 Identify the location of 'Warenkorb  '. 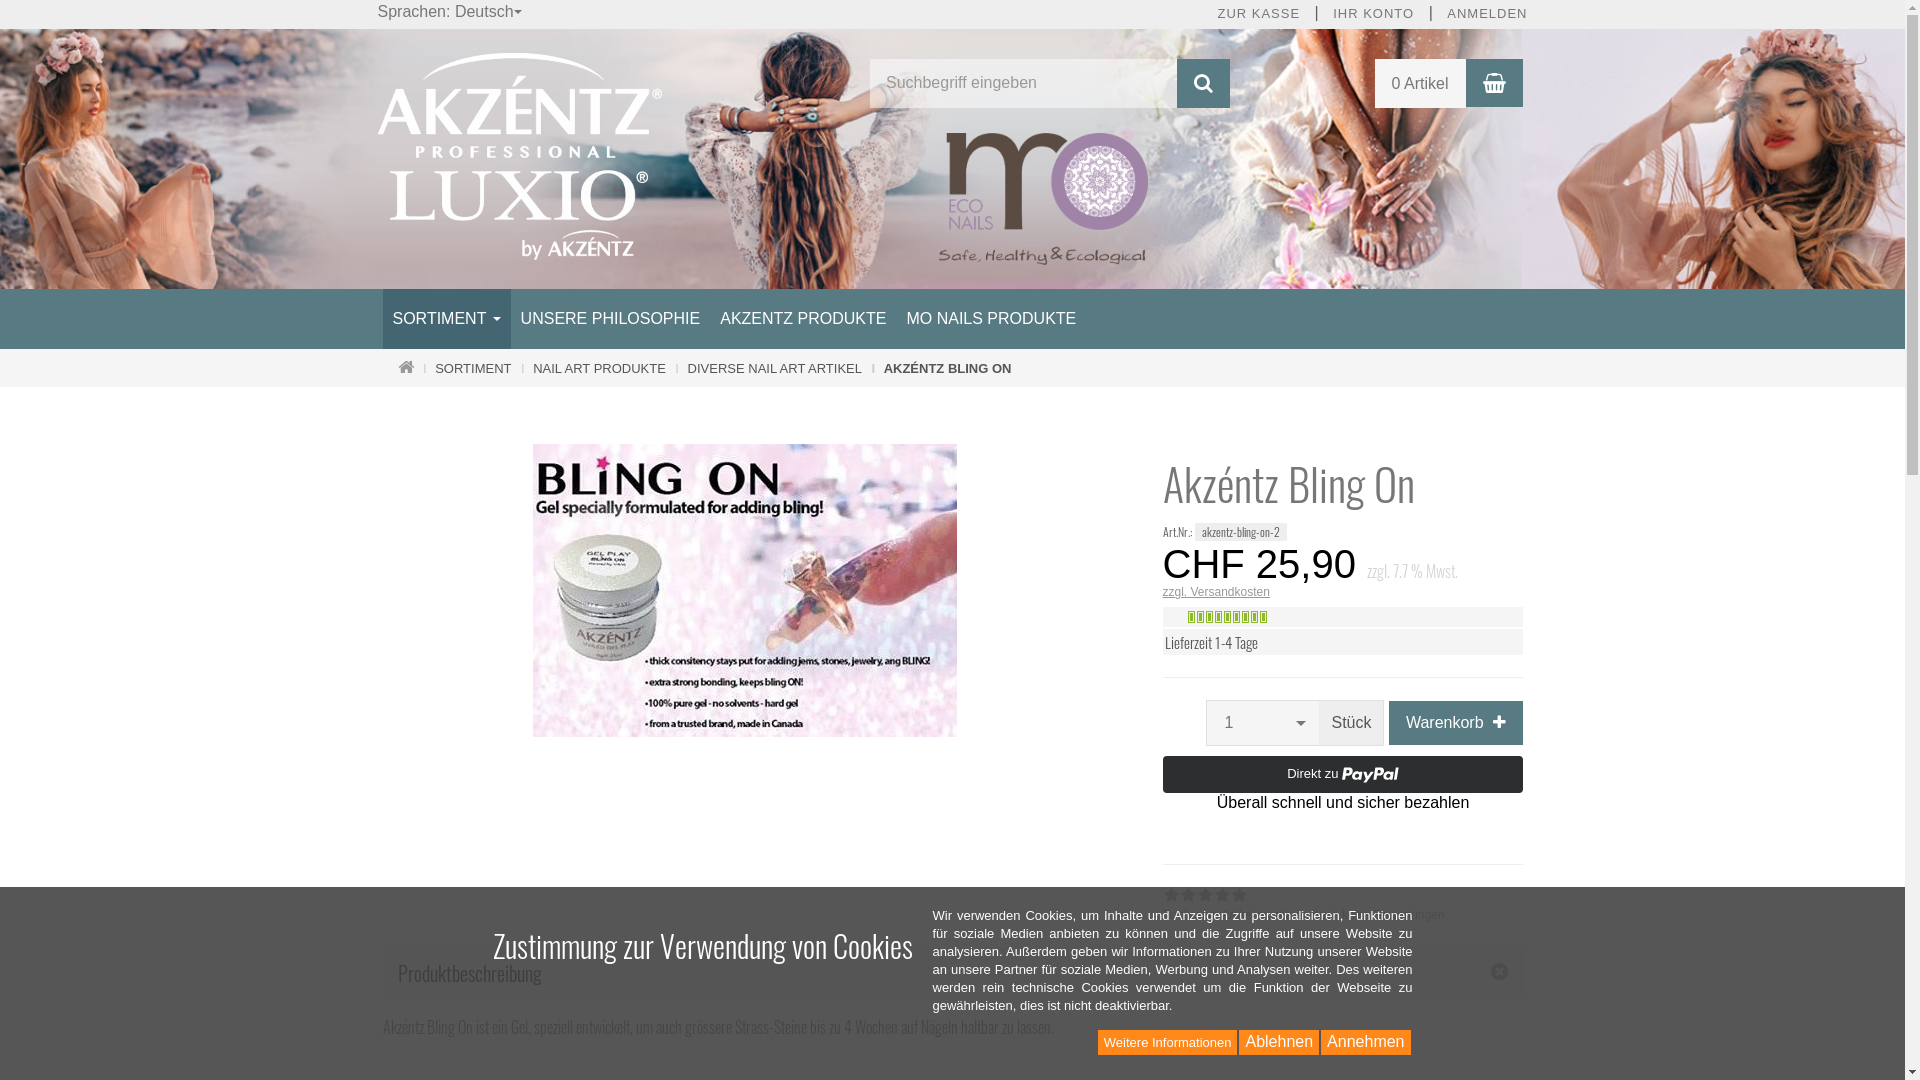
(1455, 722).